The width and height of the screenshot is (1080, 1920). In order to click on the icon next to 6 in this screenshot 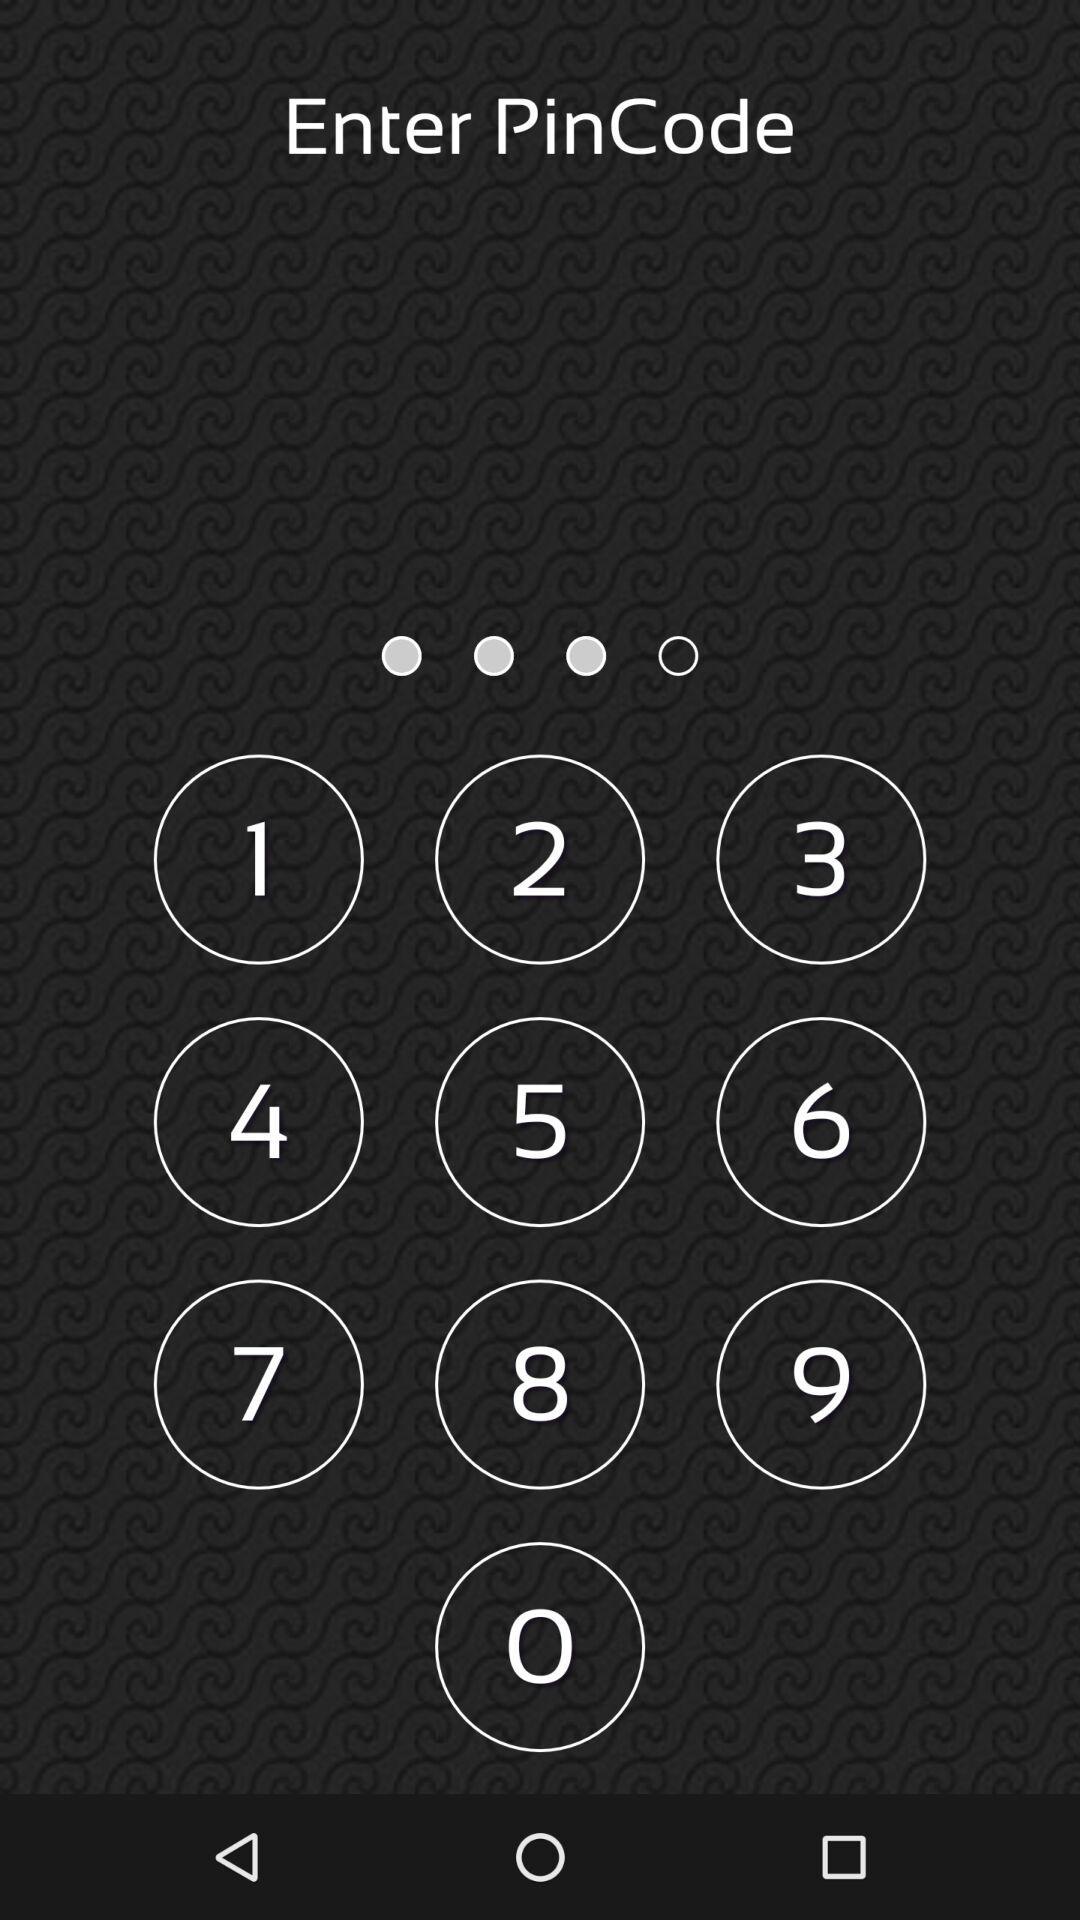, I will do `click(540, 1122)`.